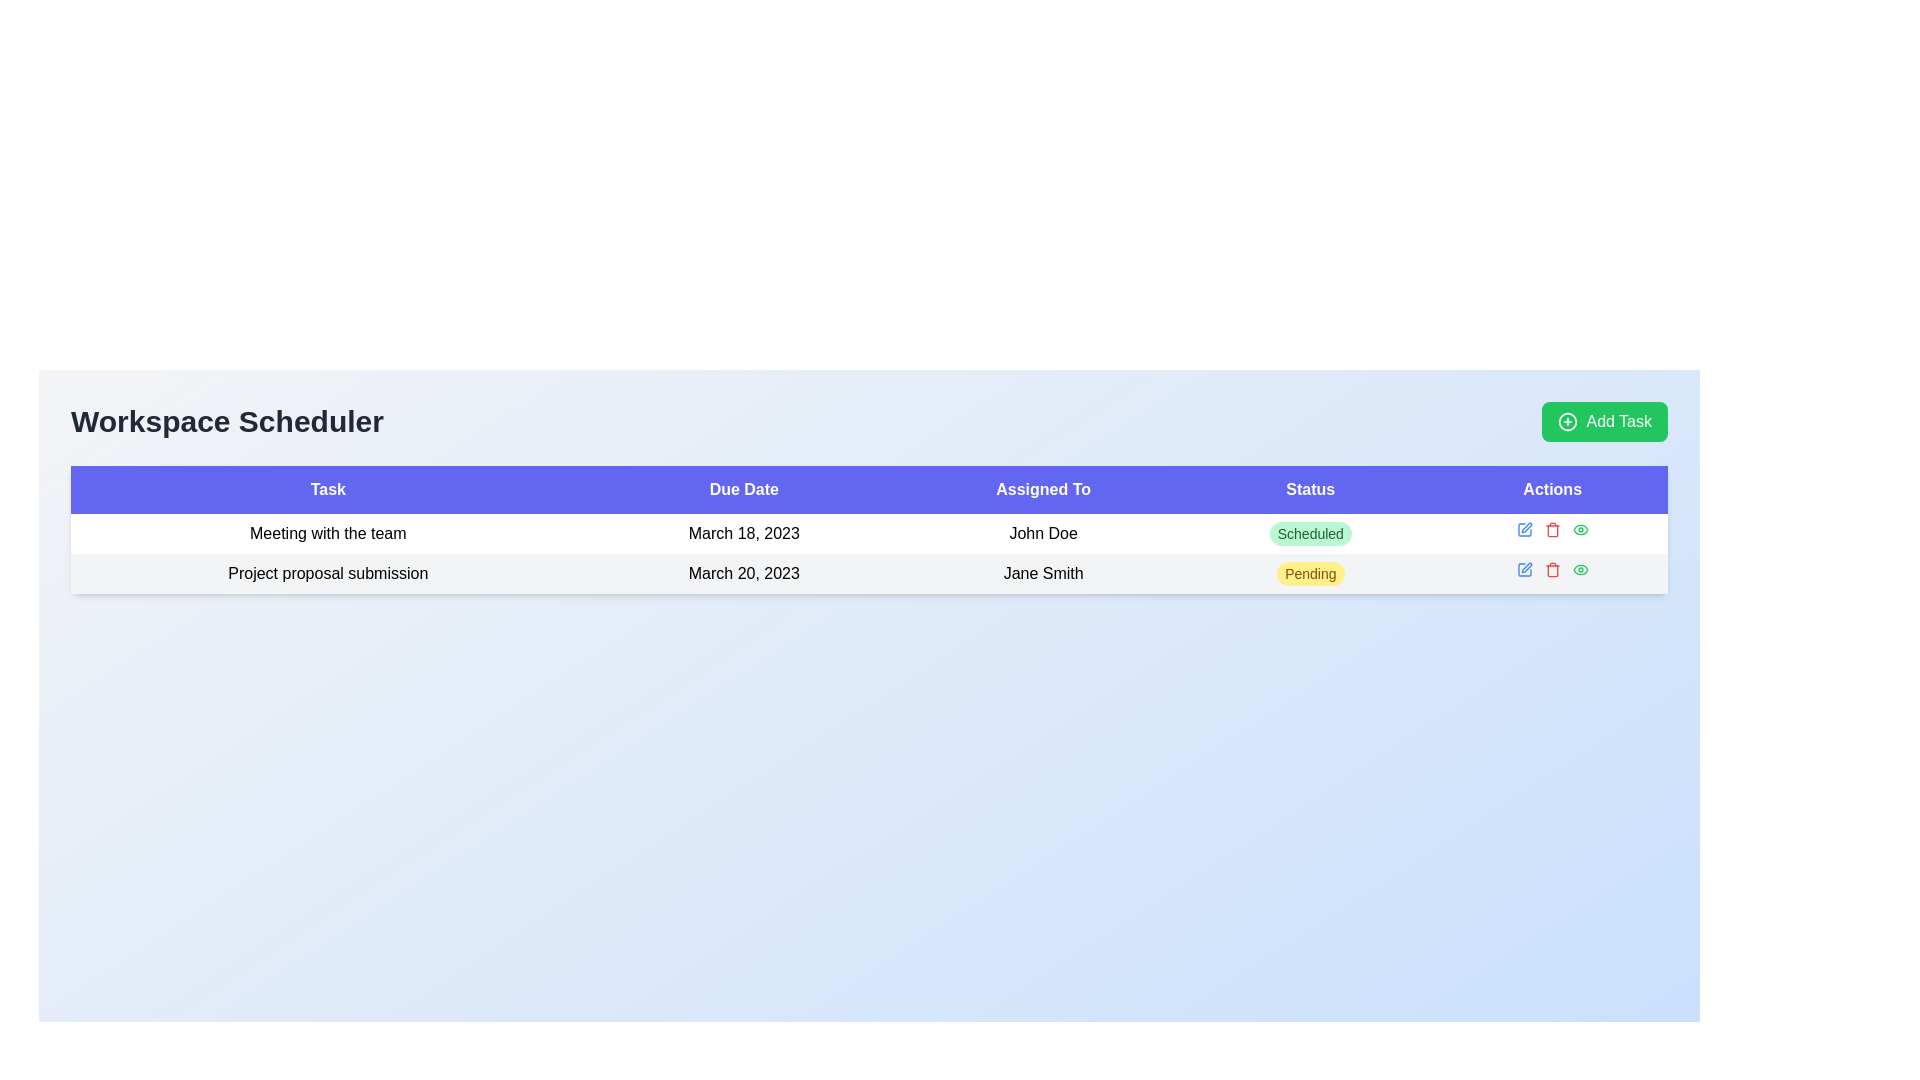 The image size is (1920, 1080). What do you see at coordinates (328, 489) in the screenshot?
I see `the text label displaying 'Task' with a white font on a purple background in the header of the table layout` at bounding box center [328, 489].